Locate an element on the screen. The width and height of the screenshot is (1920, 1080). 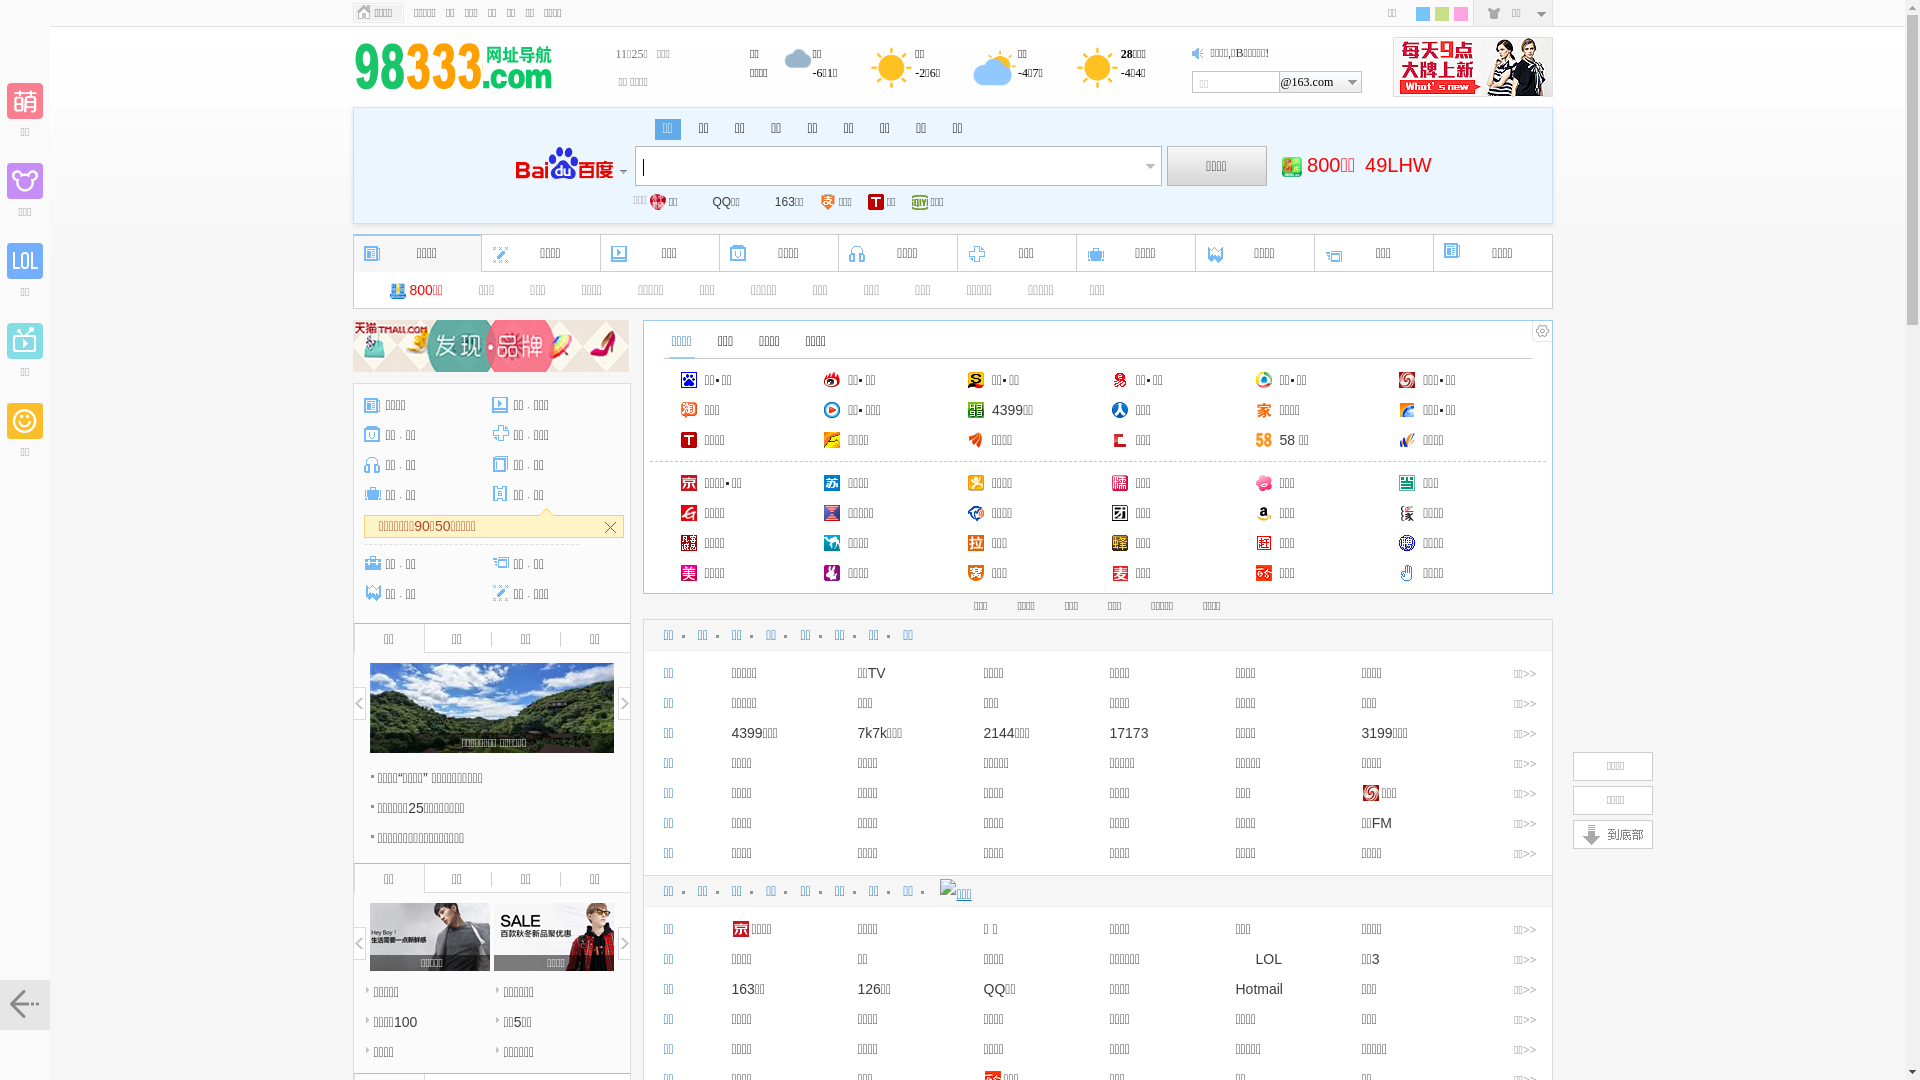
'49LHW' is located at coordinates (1397, 164).